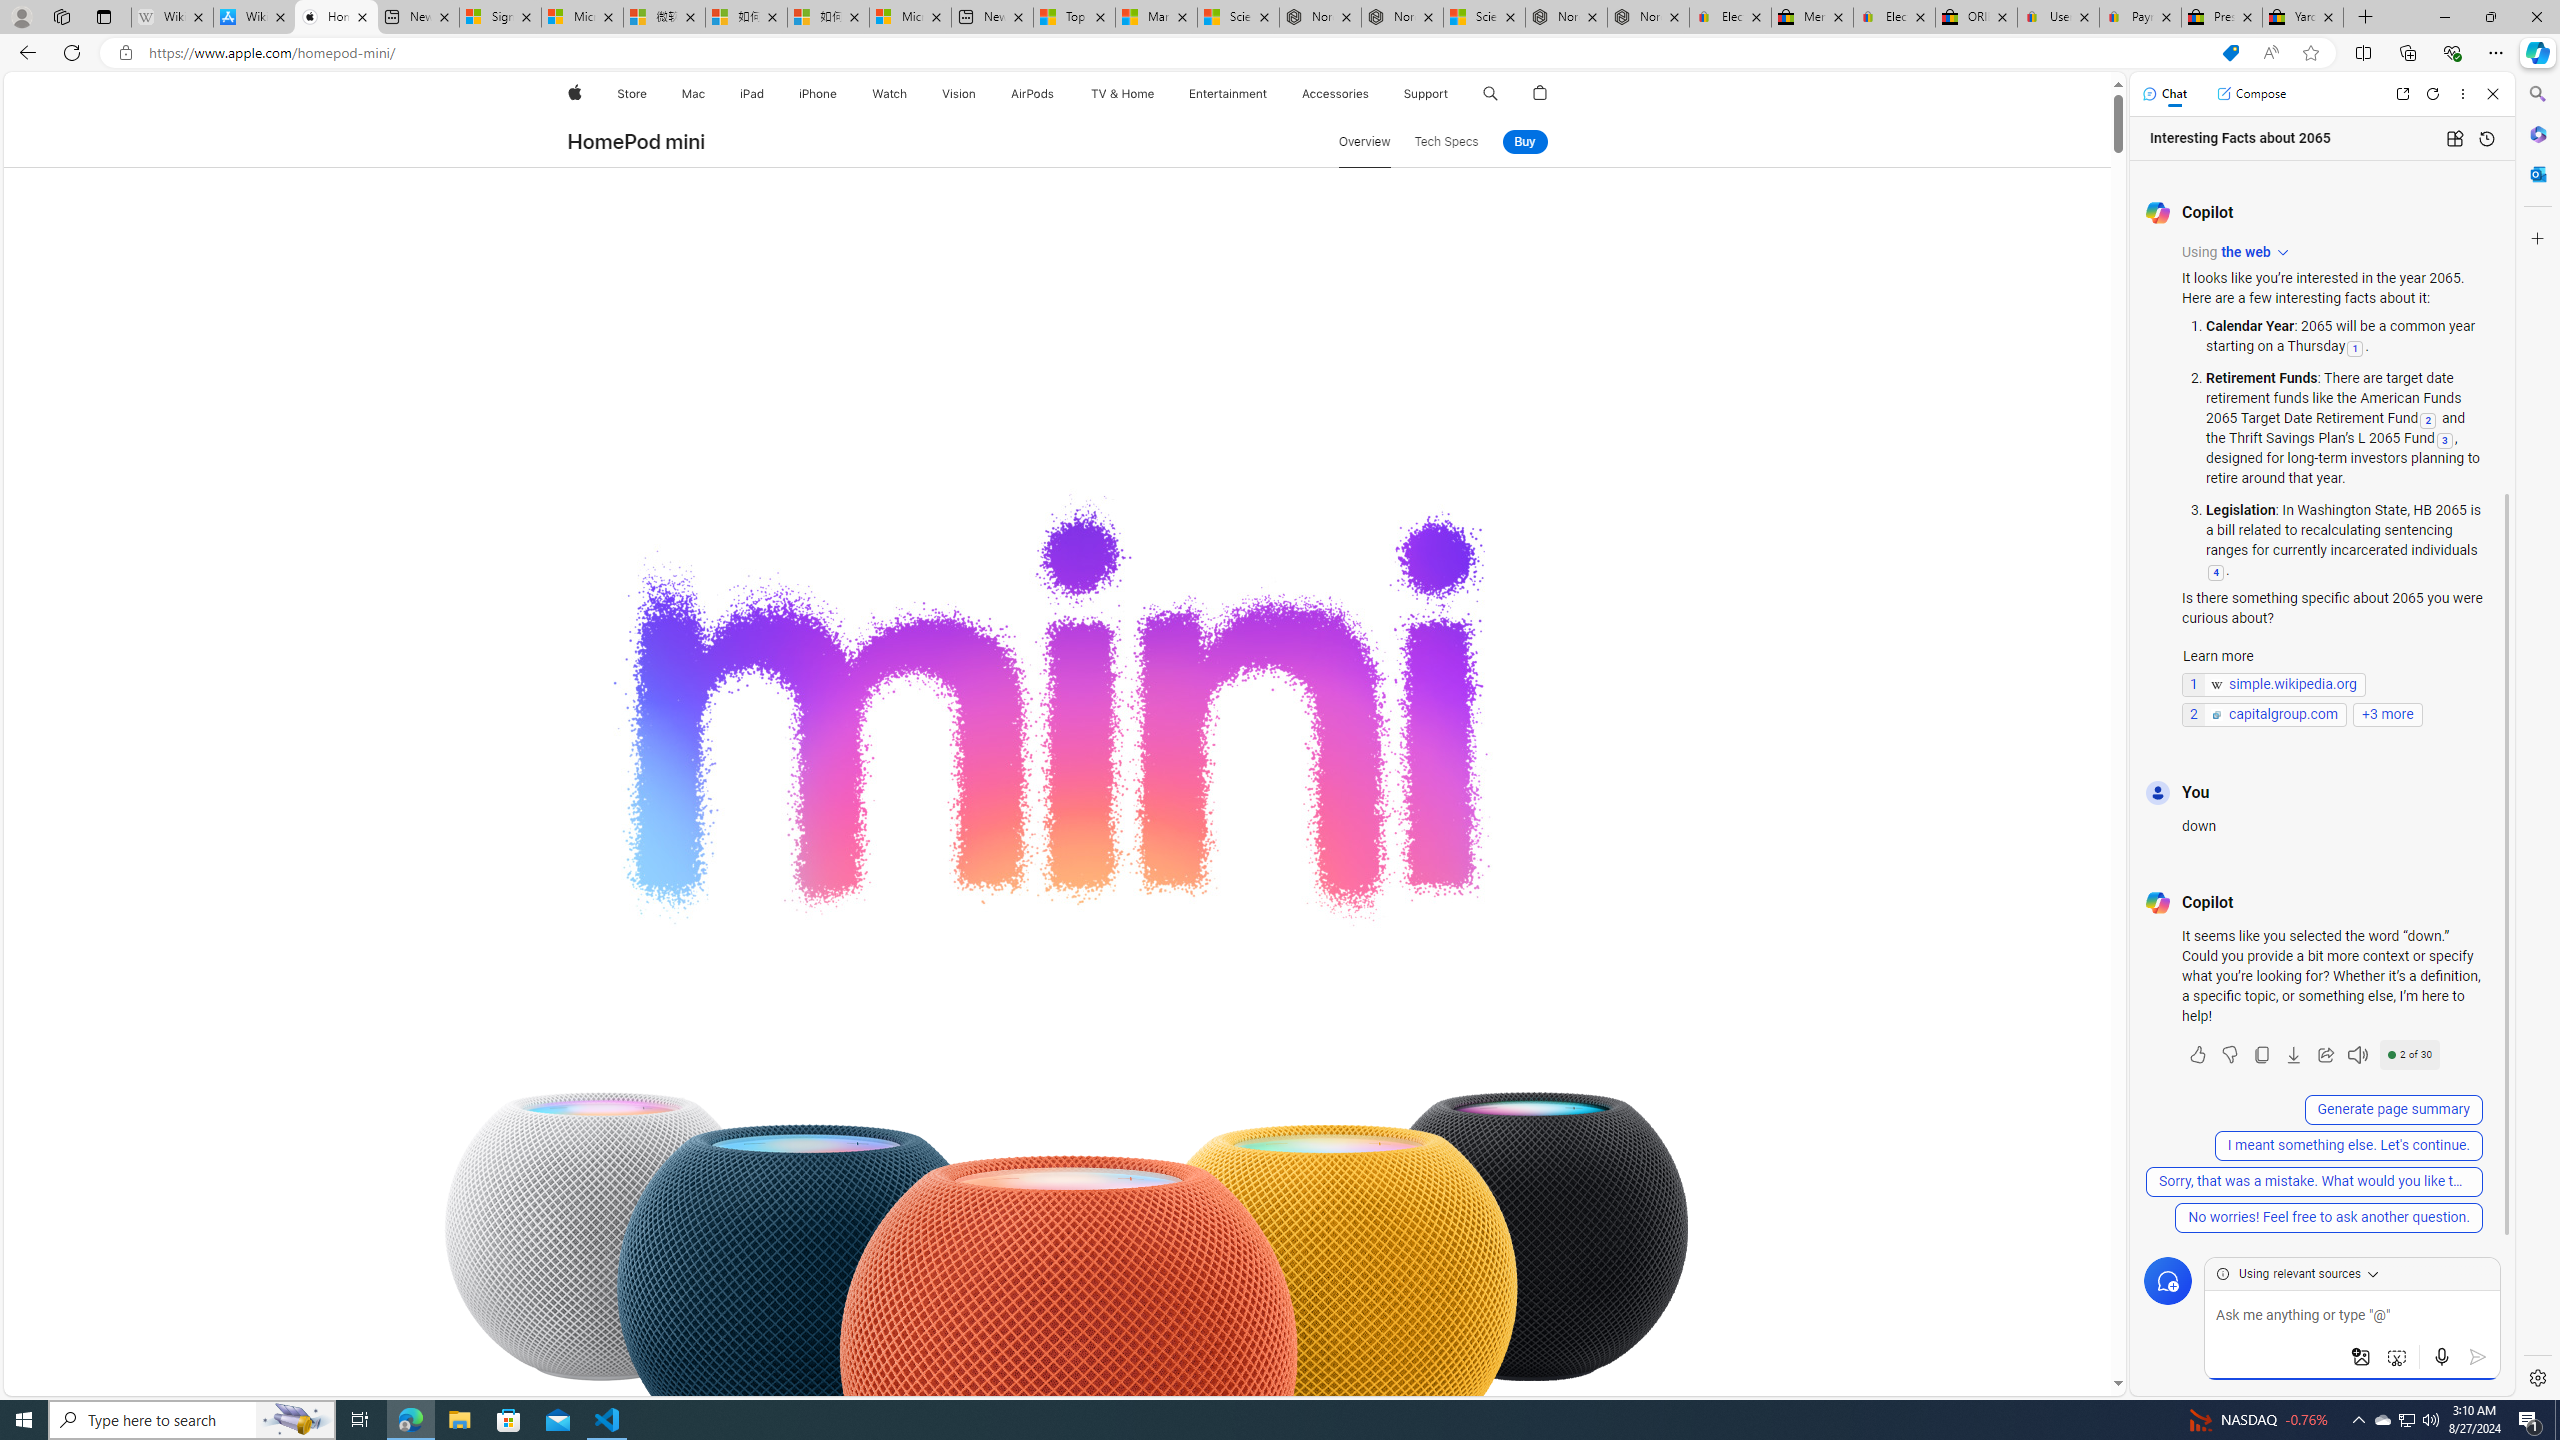  What do you see at coordinates (1121, 93) in the screenshot?
I see `'TV & Home'` at bounding box center [1121, 93].